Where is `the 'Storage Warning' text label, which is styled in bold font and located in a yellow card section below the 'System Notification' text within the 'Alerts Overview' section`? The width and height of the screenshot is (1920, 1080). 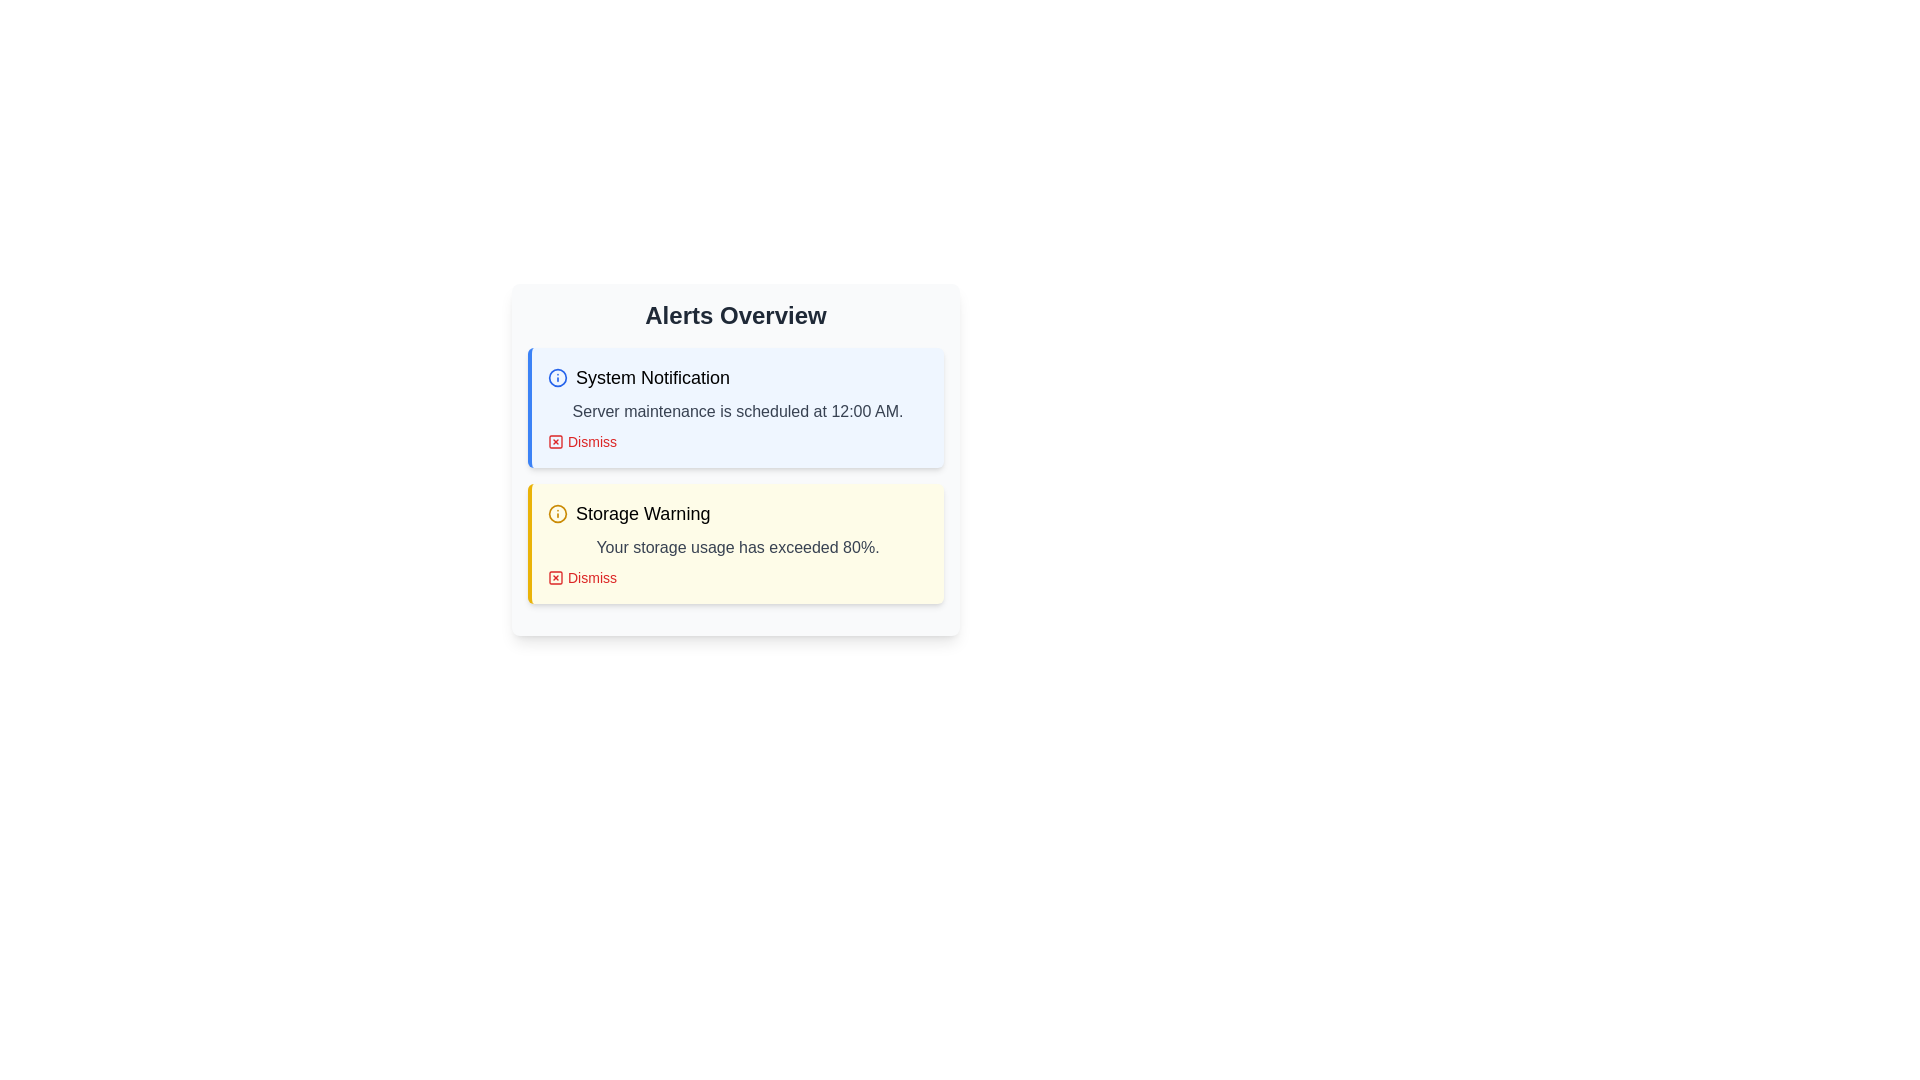
the 'Storage Warning' text label, which is styled in bold font and located in a yellow card section below the 'System Notification' text within the 'Alerts Overview' section is located at coordinates (643, 512).